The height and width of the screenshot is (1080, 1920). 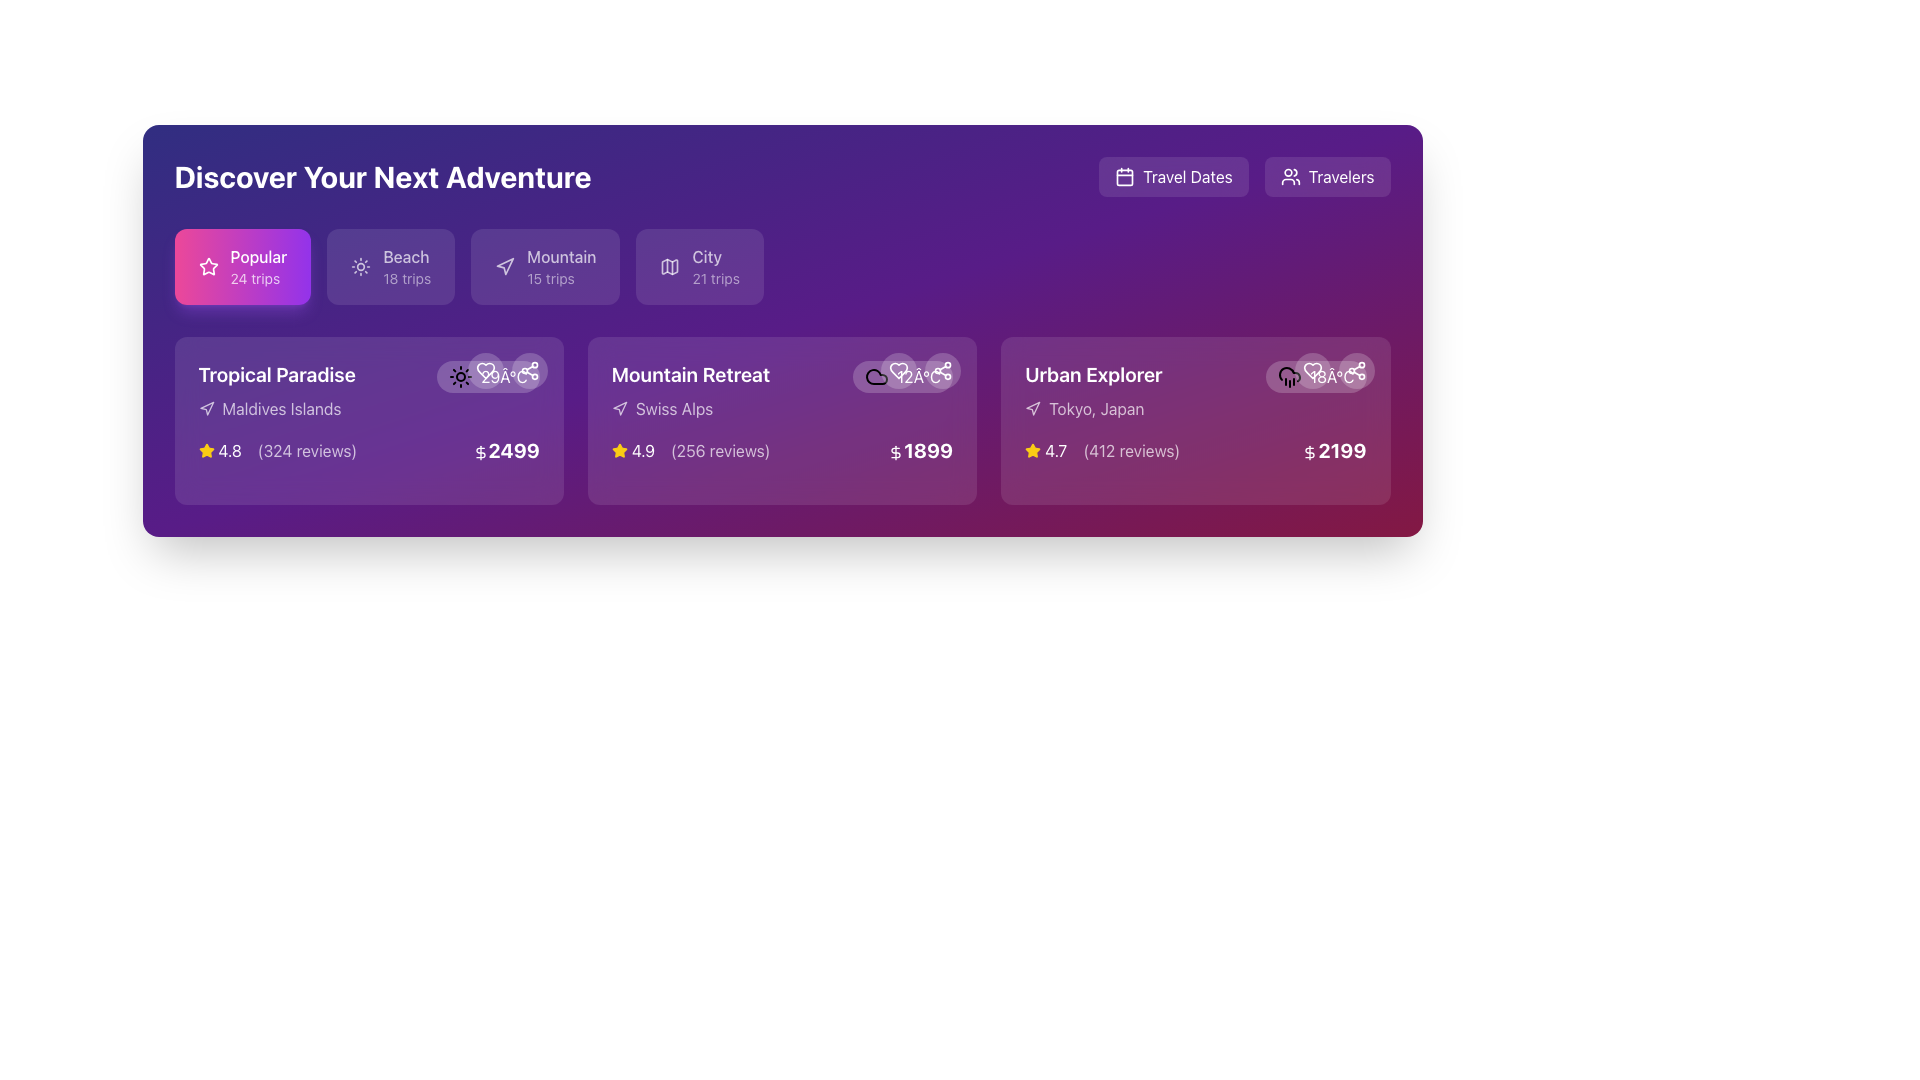 I want to click on the Navigation/location icon representing the location for the 'Urban Explorer' trip, positioned to the left of 'Tokyo, Japan' in the third card of the displayed options, so click(x=1033, y=407).